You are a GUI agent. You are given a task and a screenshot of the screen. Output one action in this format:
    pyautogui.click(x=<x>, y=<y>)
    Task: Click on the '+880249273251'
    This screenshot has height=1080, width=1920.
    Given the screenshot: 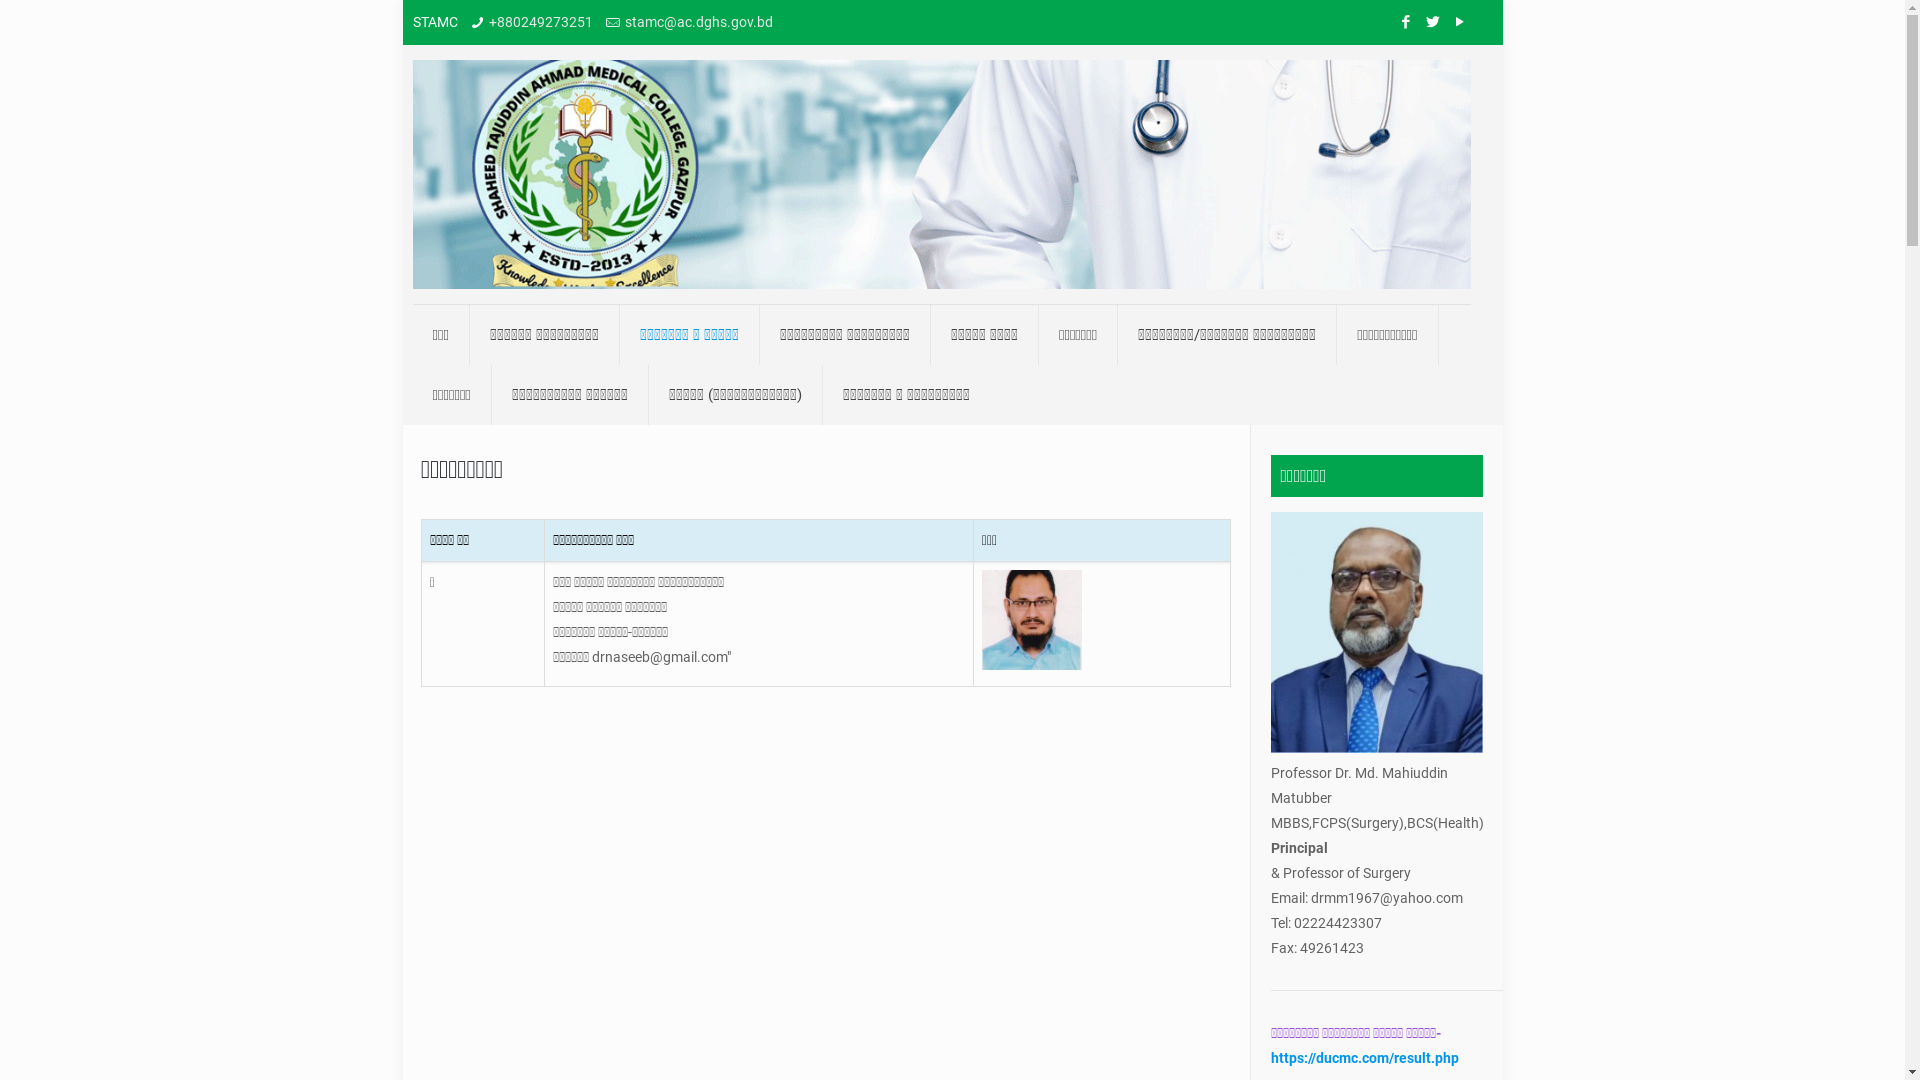 What is the action you would take?
    pyautogui.click(x=541, y=22)
    